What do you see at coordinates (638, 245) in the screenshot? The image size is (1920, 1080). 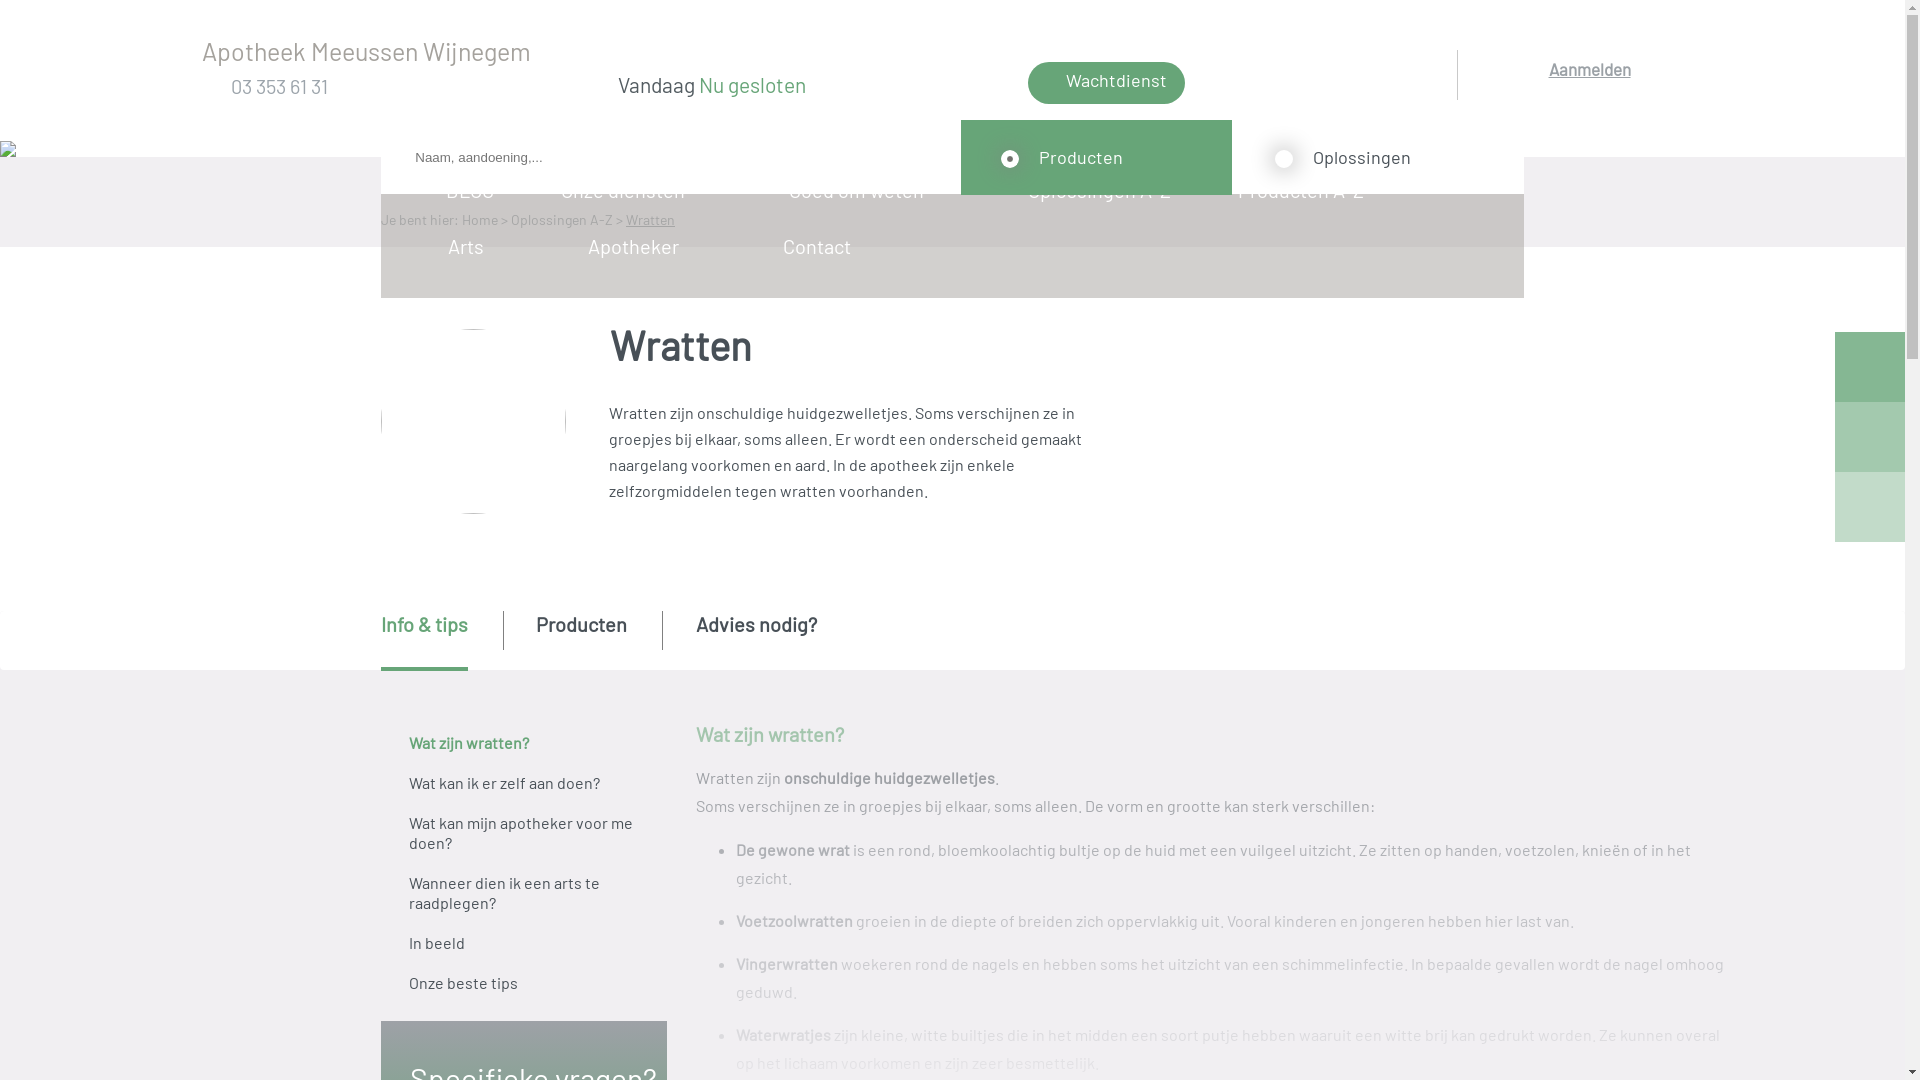 I see `'Apotheker'` at bounding box center [638, 245].